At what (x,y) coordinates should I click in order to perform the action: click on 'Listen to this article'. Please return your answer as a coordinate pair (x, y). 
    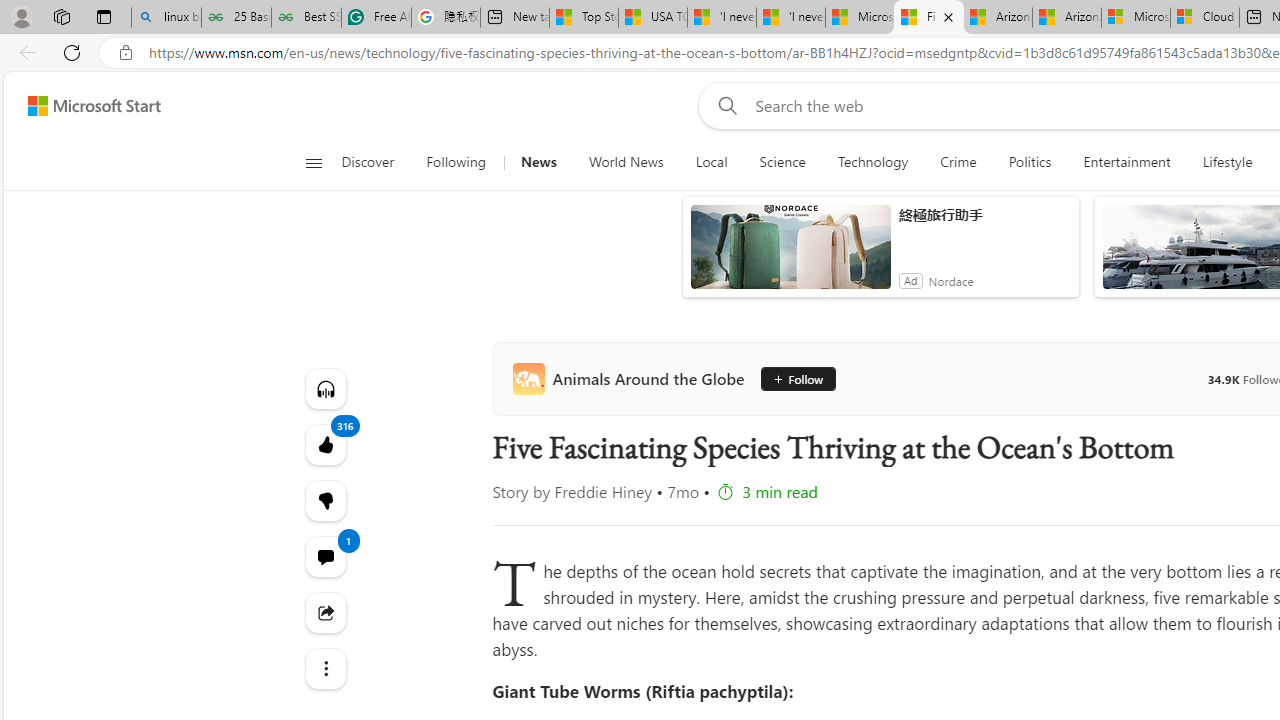
    Looking at the image, I should click on (325, 388).